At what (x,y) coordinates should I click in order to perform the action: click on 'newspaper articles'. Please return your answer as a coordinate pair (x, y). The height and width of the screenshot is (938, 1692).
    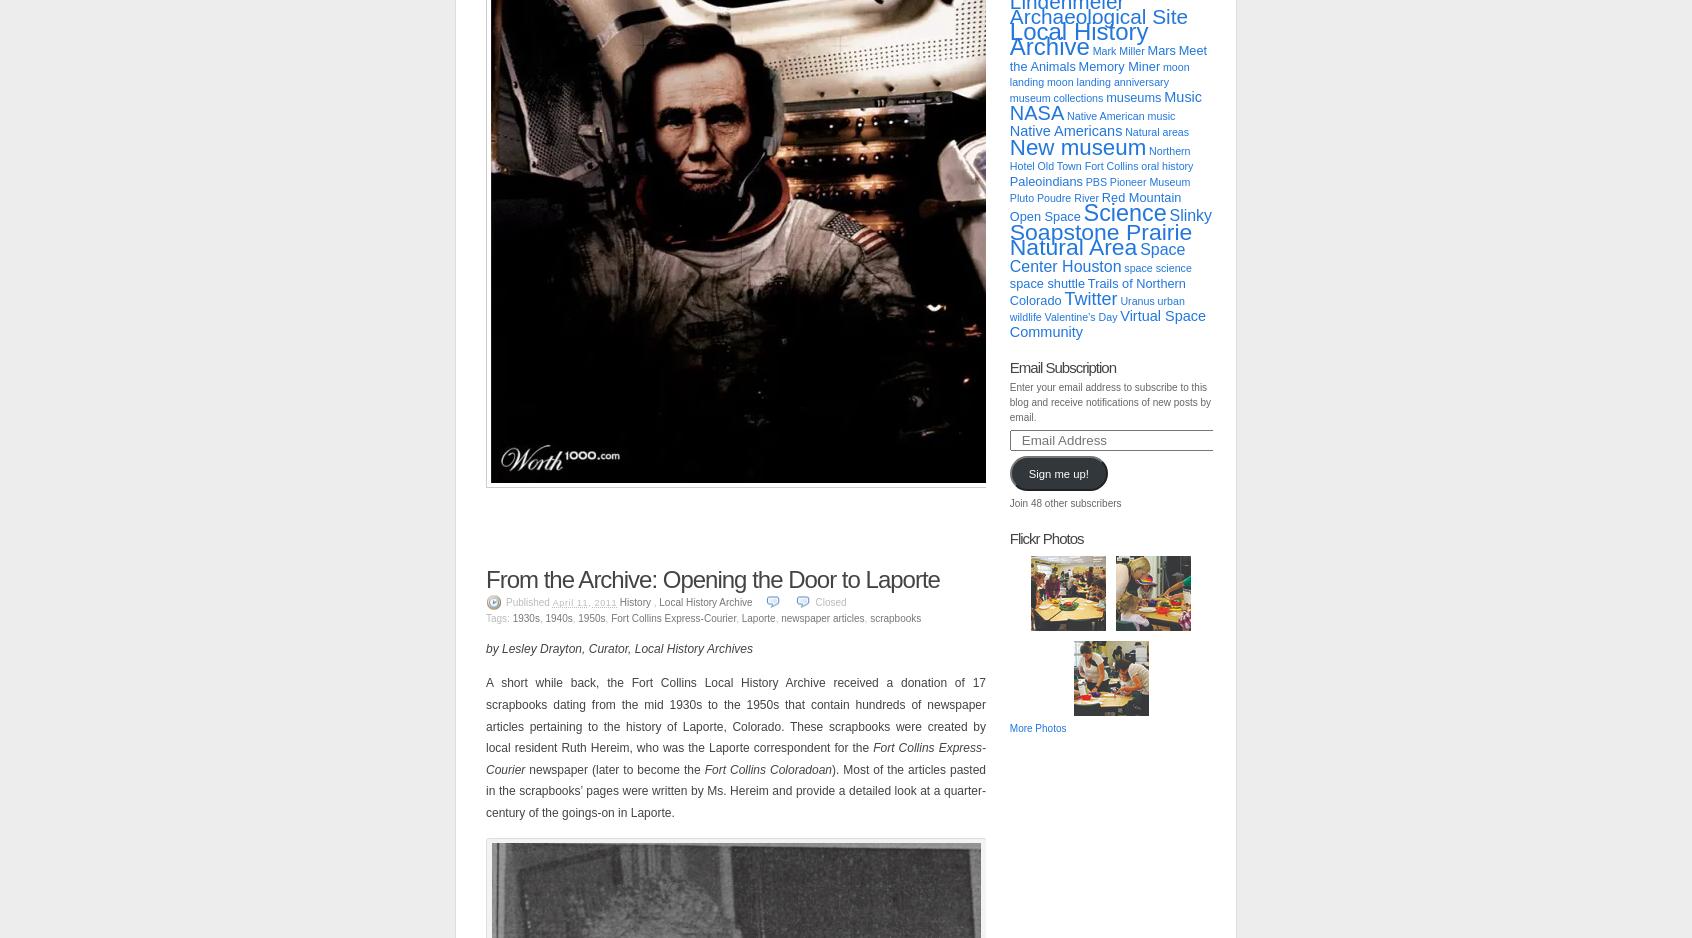
    Looking at the image, I should click on (822, 617).